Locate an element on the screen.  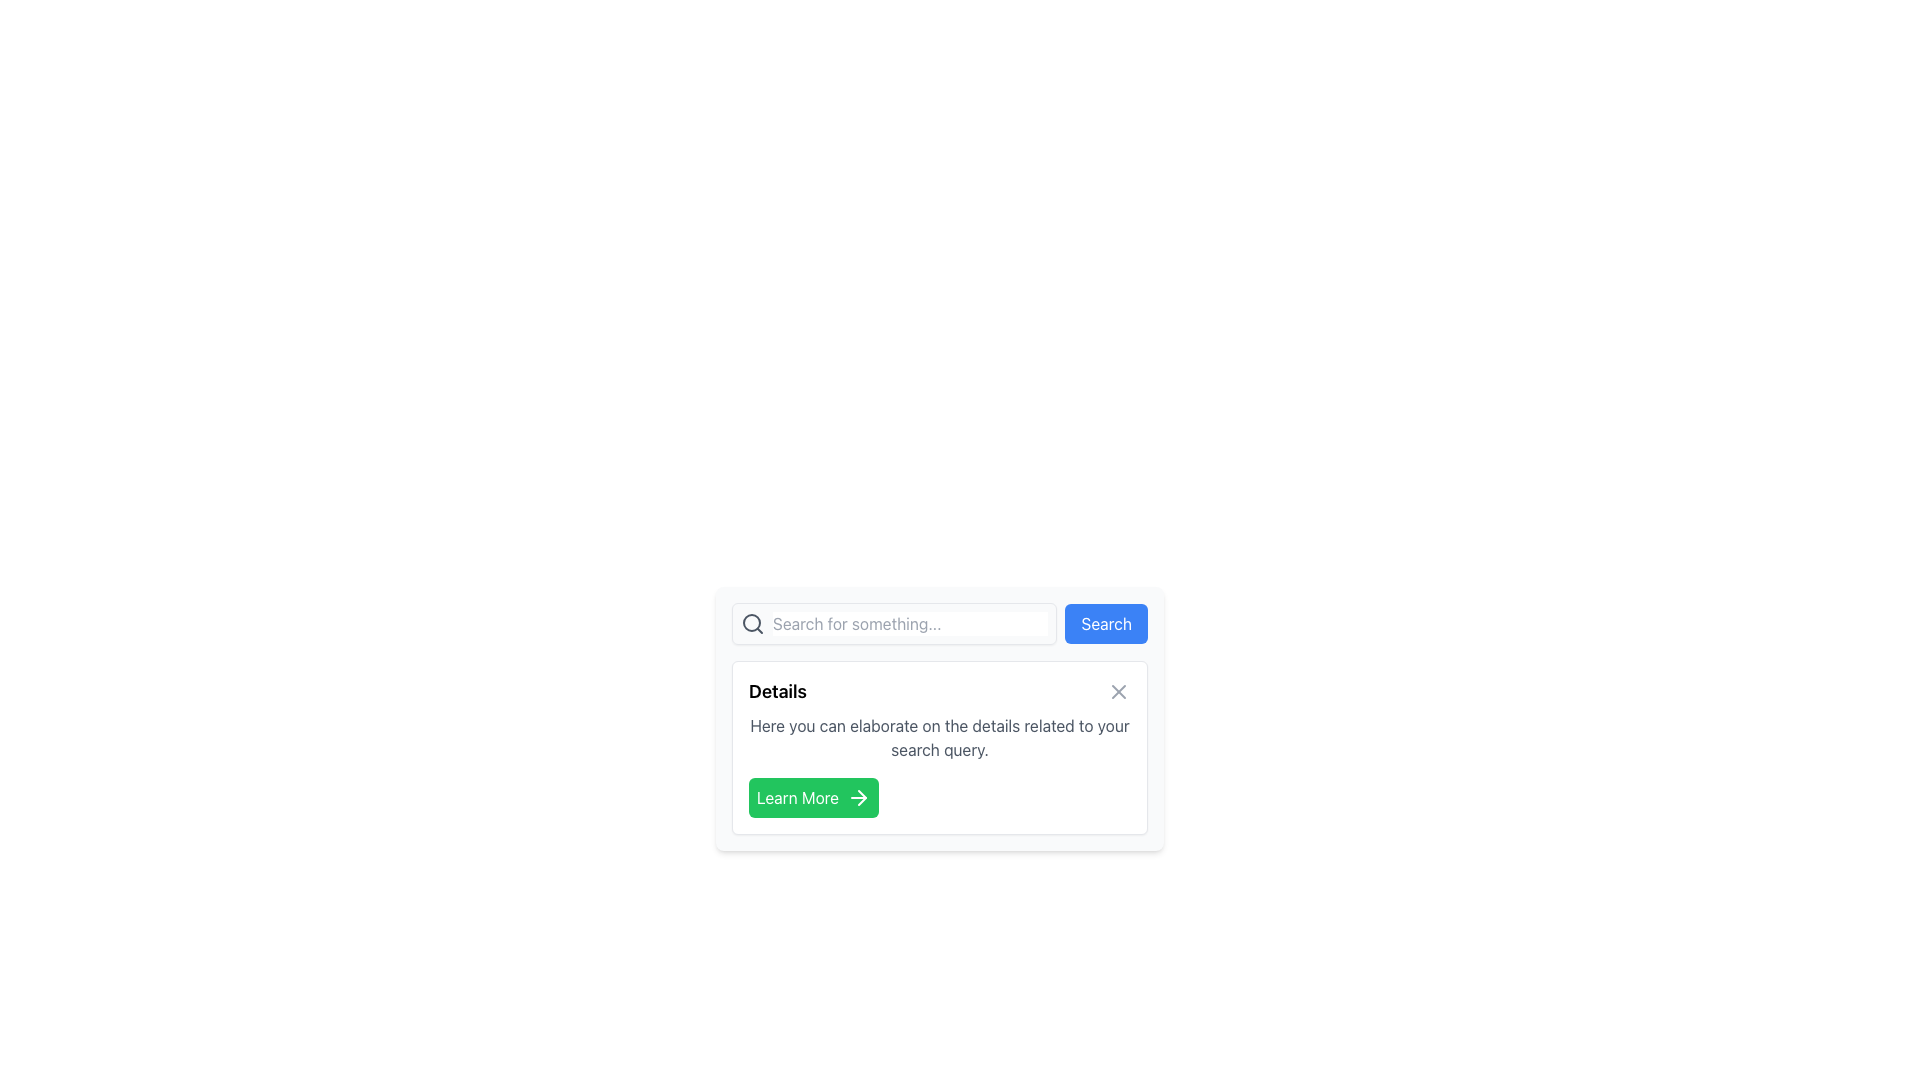
the Close Icon located in the top-right corner of the 'Details' card, which allows users to dismiss the card is located at coordinates (1117, 690).